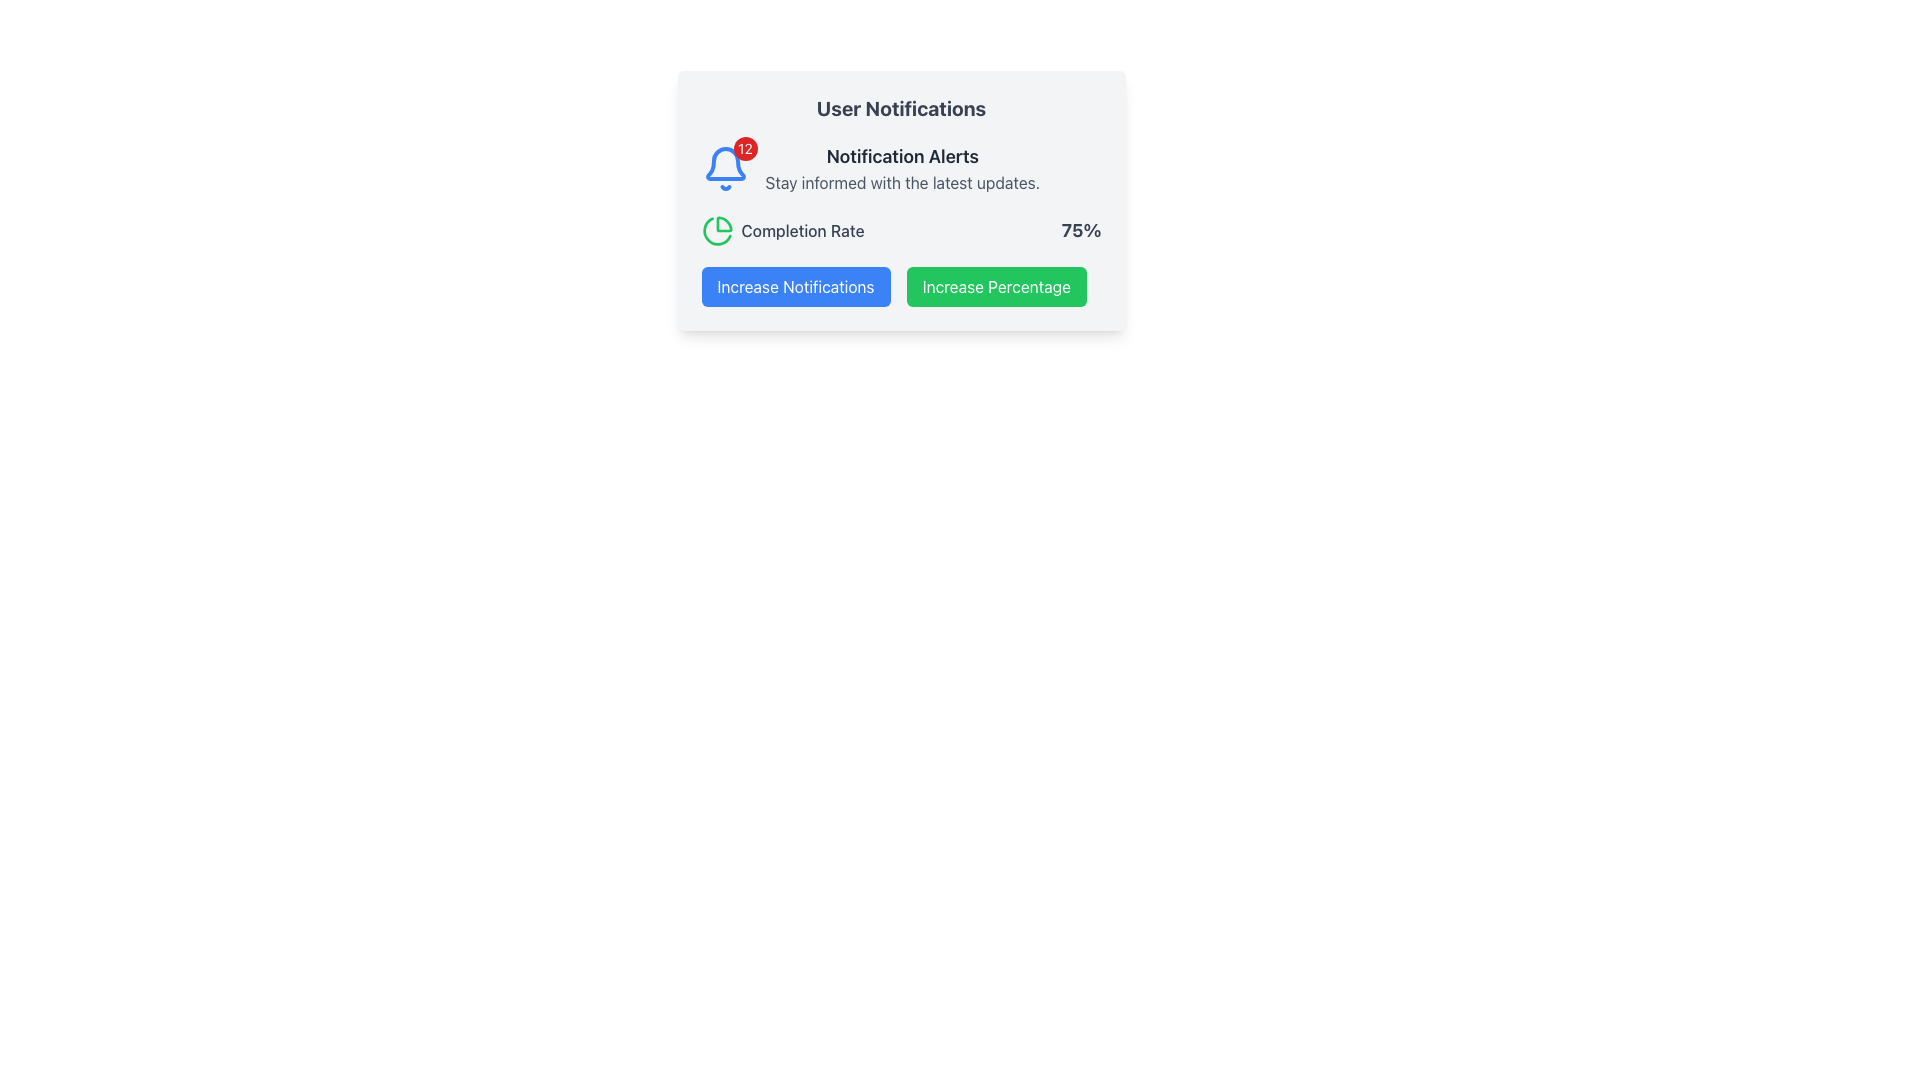 The height and width of the screenshot is (1080, 1920). Describe the element at coordinates (781, 230) in the screenshot. I see `the Label with icon that features a pie chart icon with a green stroke-filled slice and the text 'Completion Rate' in gray font, located centrally below 'User Notifications'` at that location.